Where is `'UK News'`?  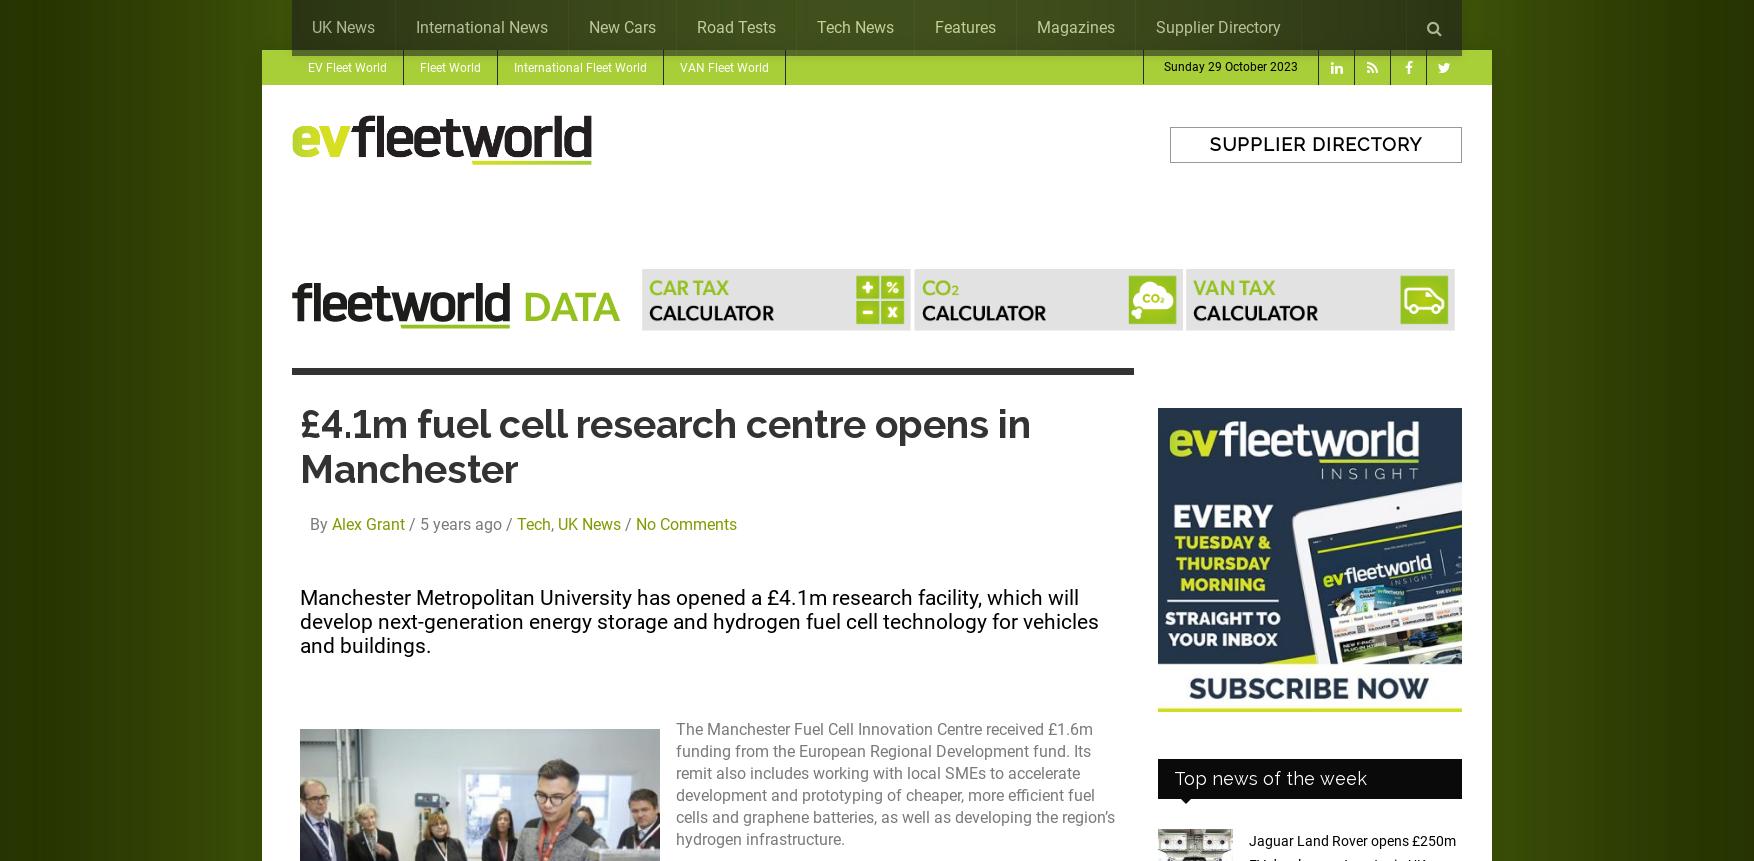
'UK News' is located at coordinates (557, 524).